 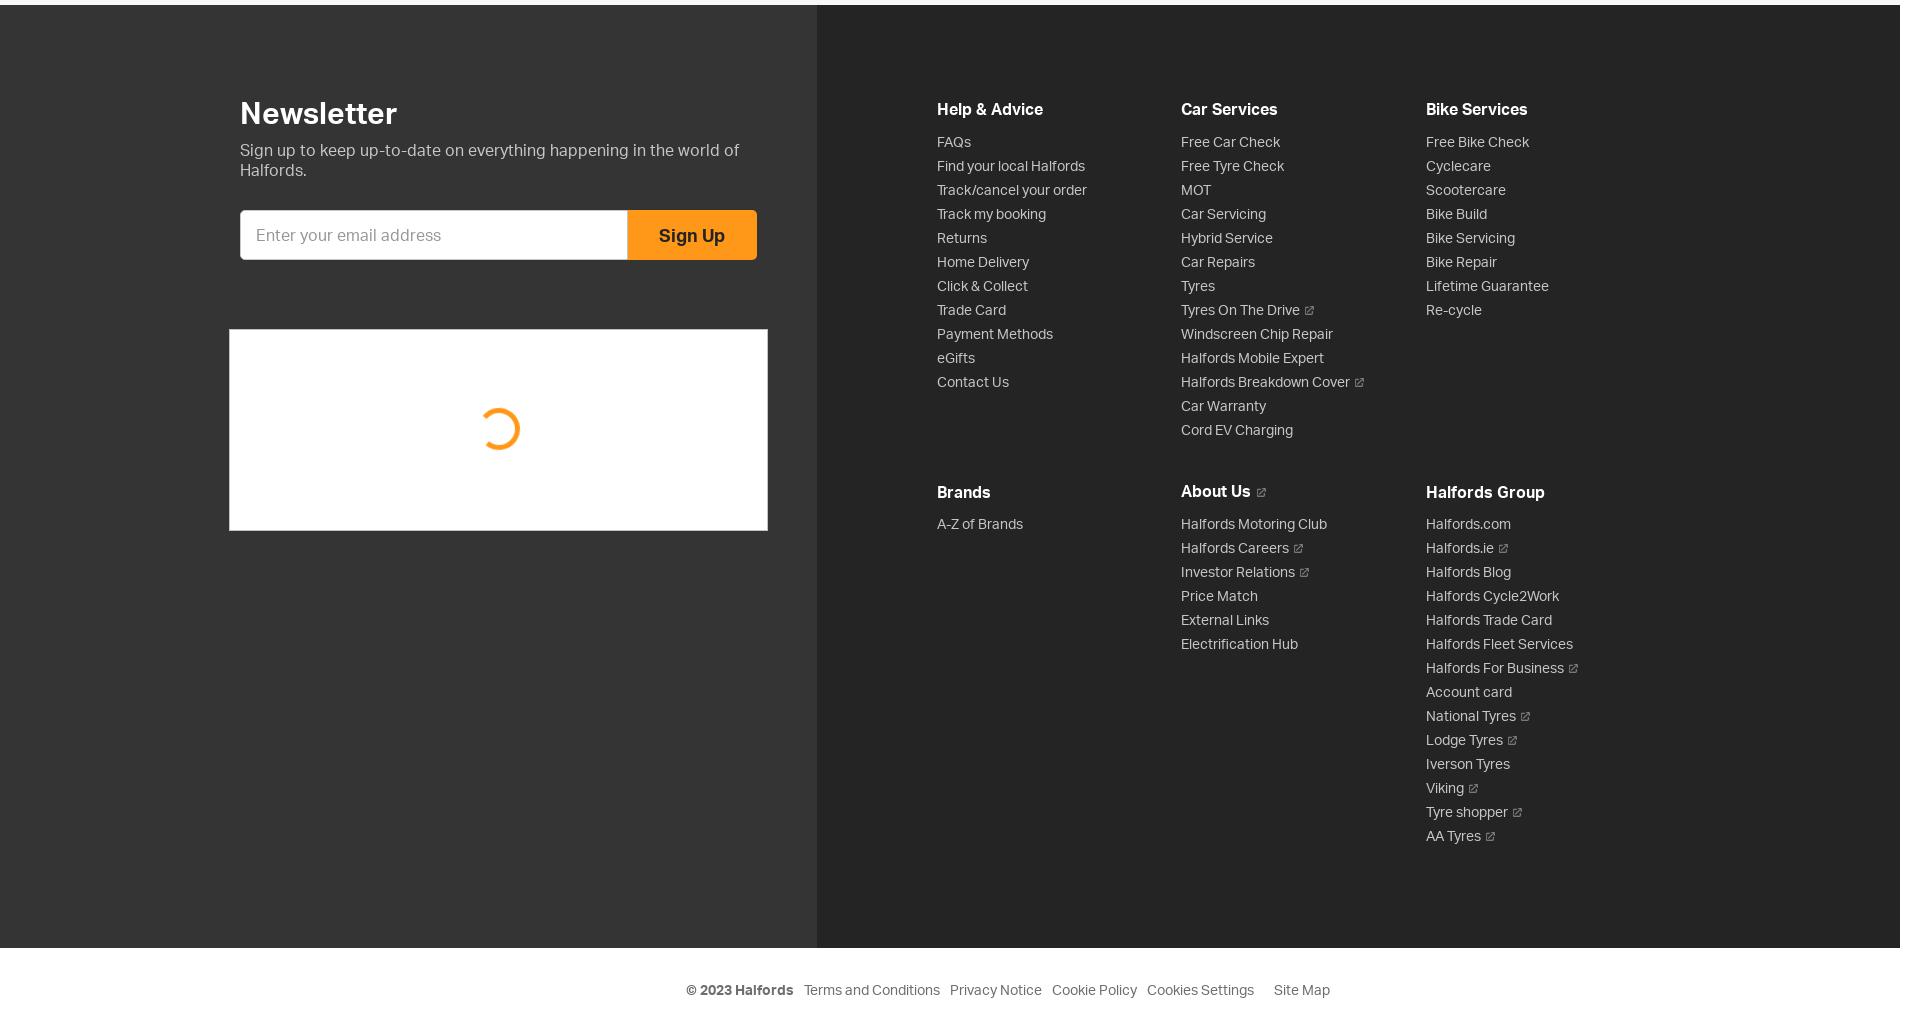 What do you see at coordinates (1498, 643) in the screenshot?
I see `'Halfords Fleet Services'` at bounding box center [1498, 643].